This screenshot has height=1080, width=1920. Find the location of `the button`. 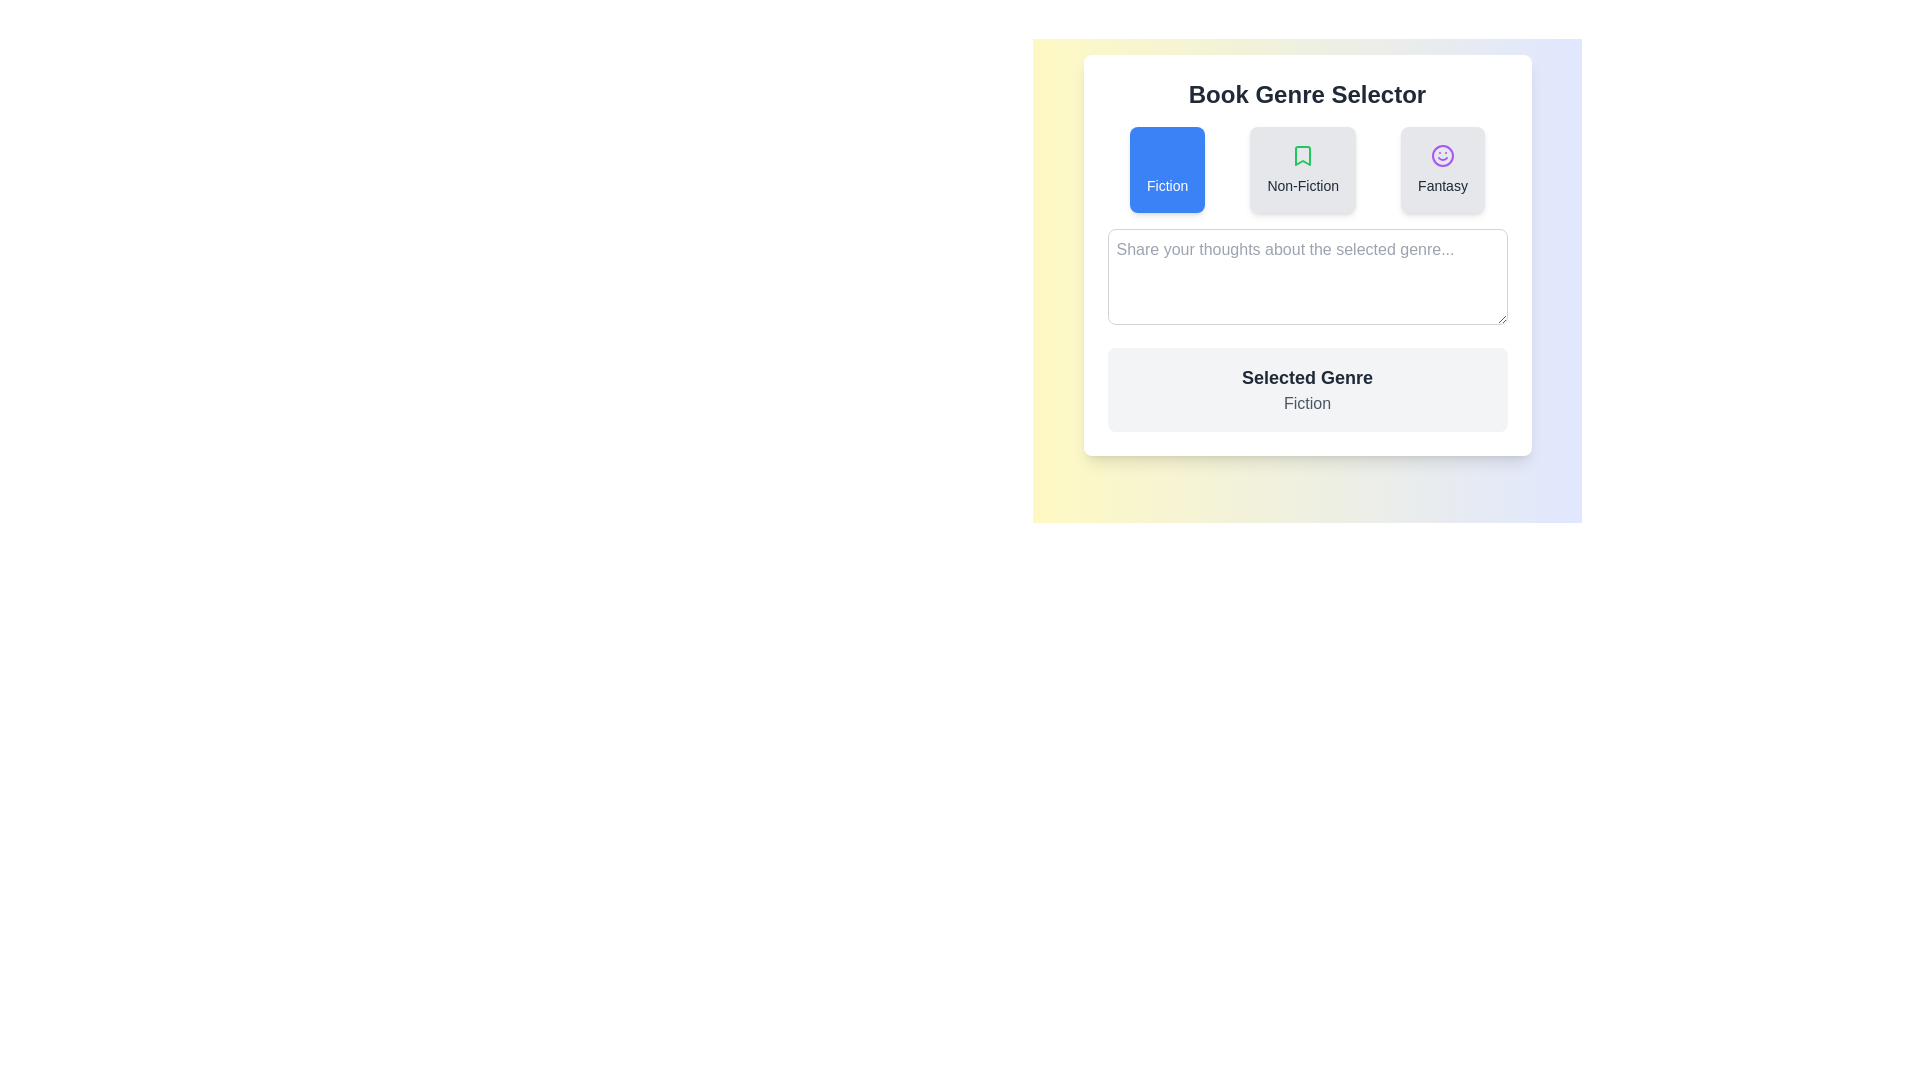

the button is located at coordinates (1303, 168).